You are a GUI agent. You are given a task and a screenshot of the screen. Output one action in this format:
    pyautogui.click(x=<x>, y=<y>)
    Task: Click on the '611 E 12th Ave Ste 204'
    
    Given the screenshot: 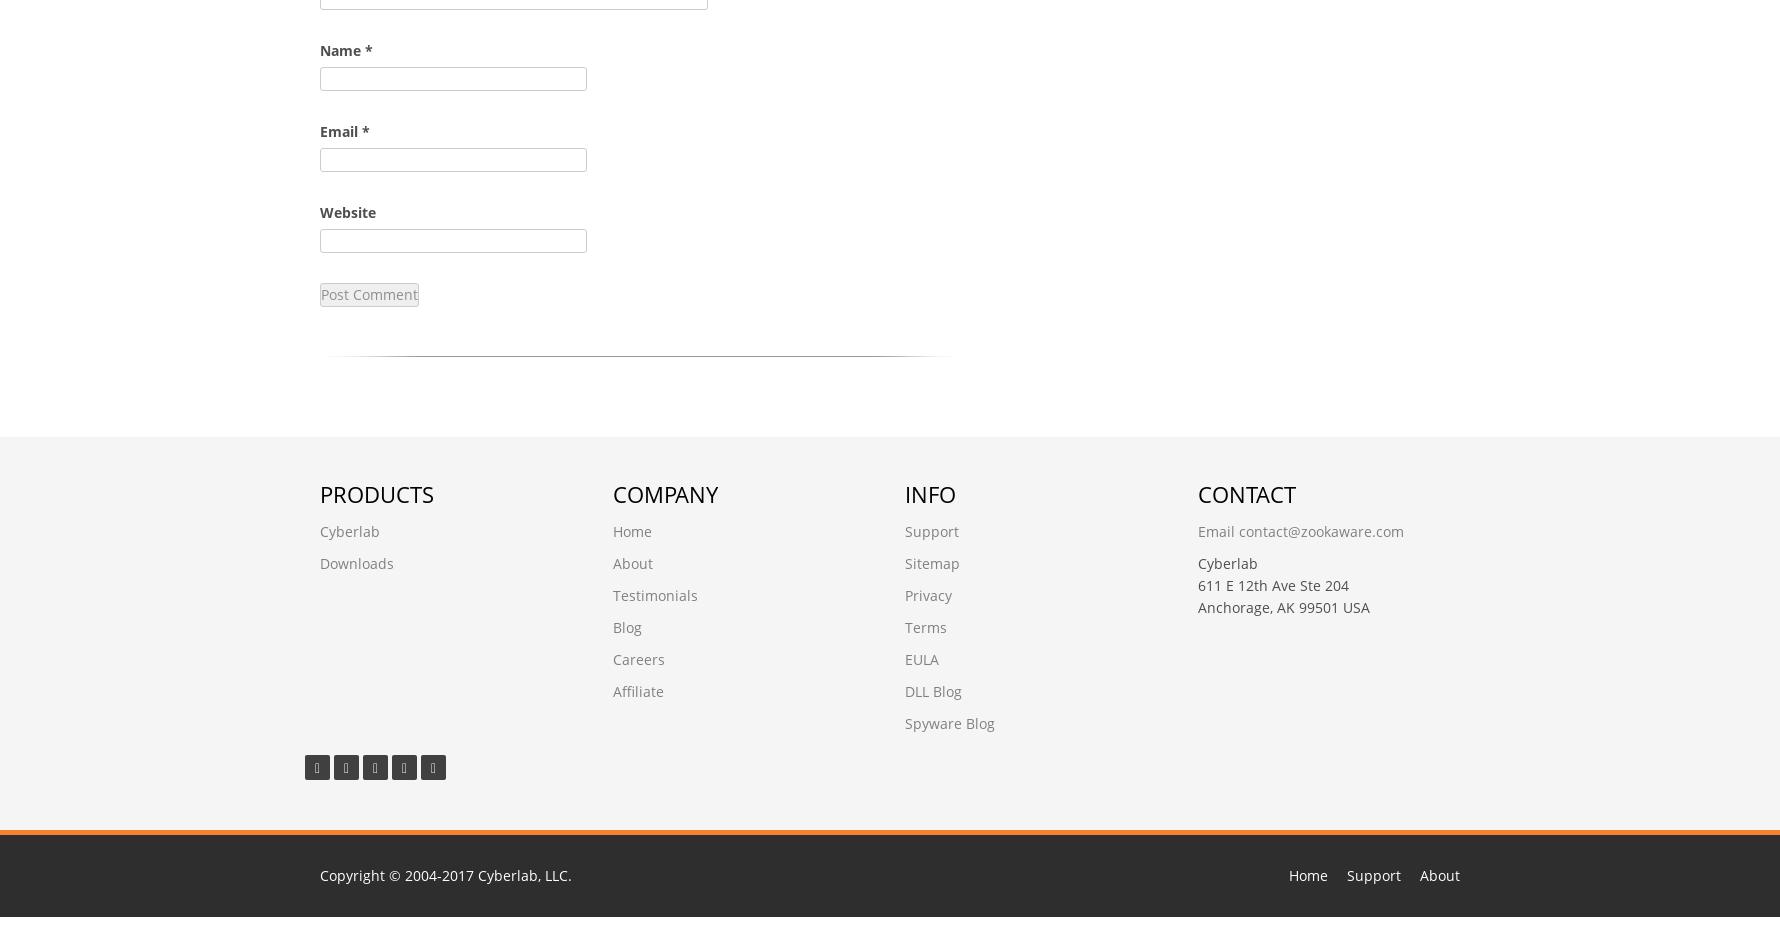 What is the action you would take?
    pyautogui.click(x=1271, y=584)
    